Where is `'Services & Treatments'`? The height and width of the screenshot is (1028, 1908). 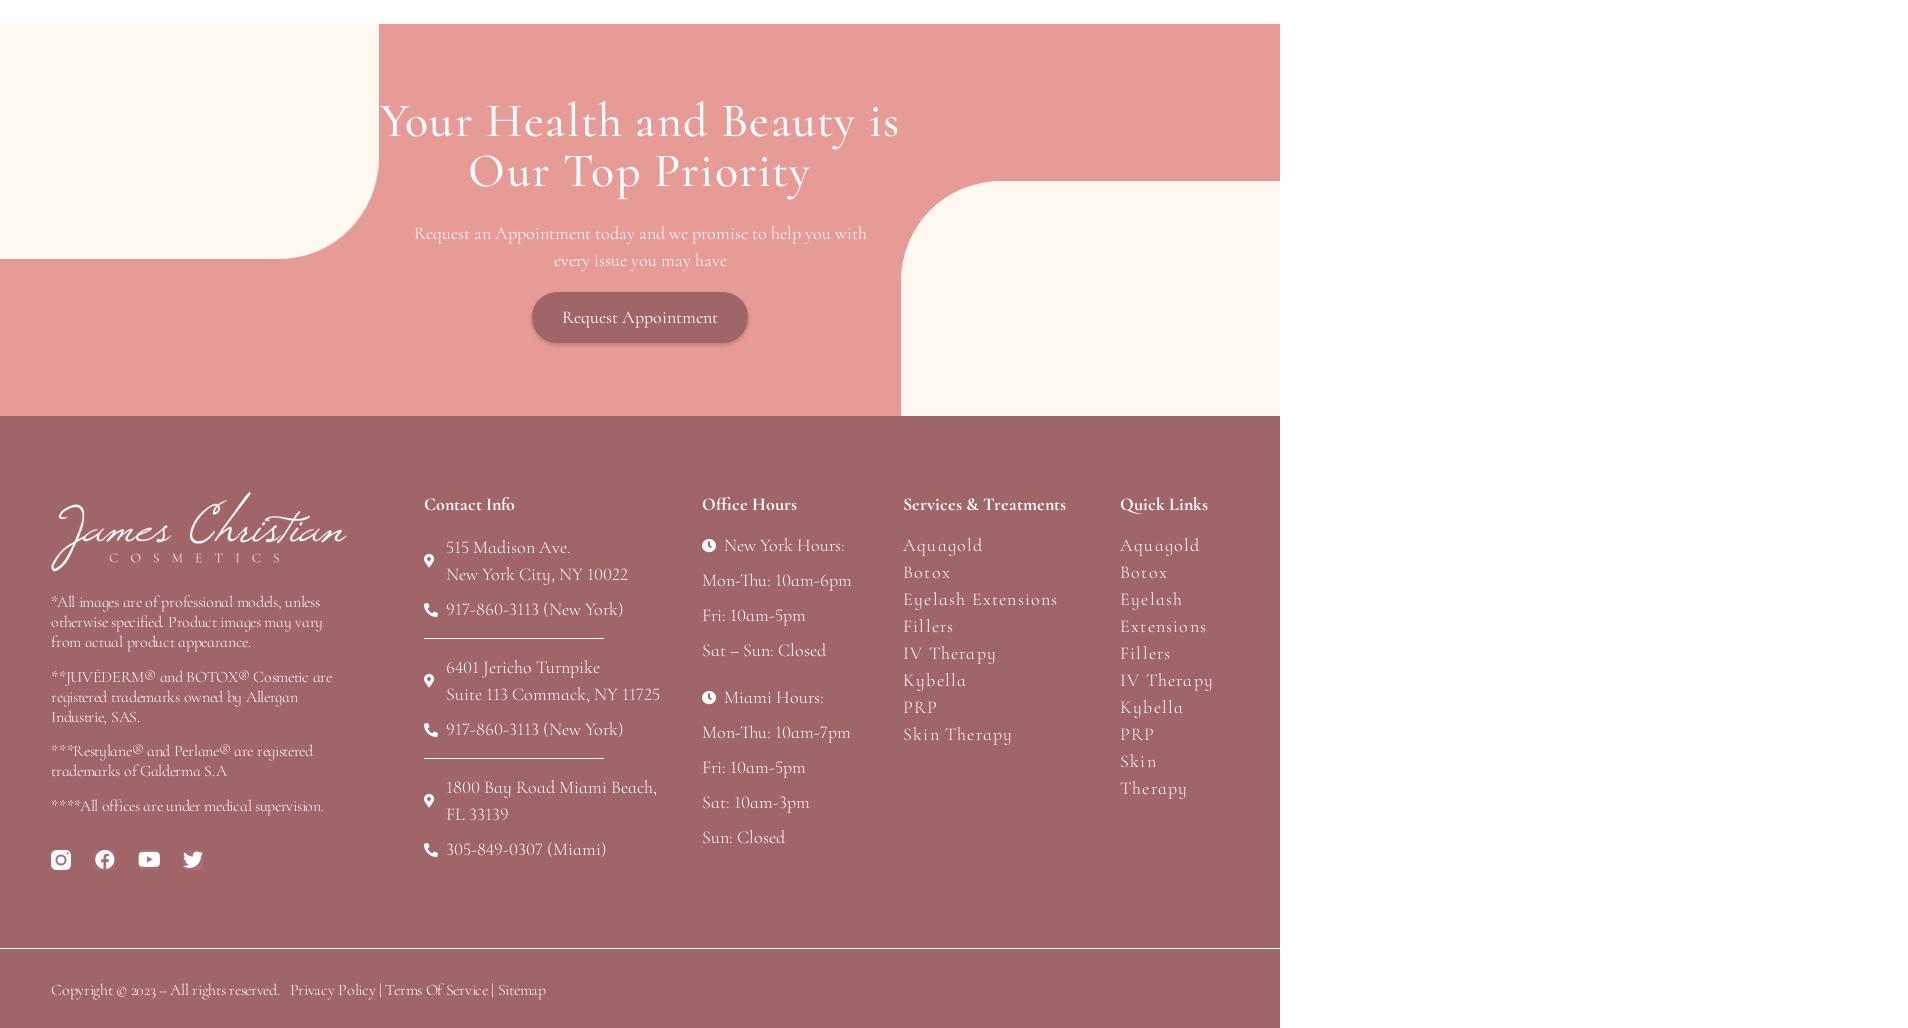
'Services & Treatments' is located at coordinates (983, 503).